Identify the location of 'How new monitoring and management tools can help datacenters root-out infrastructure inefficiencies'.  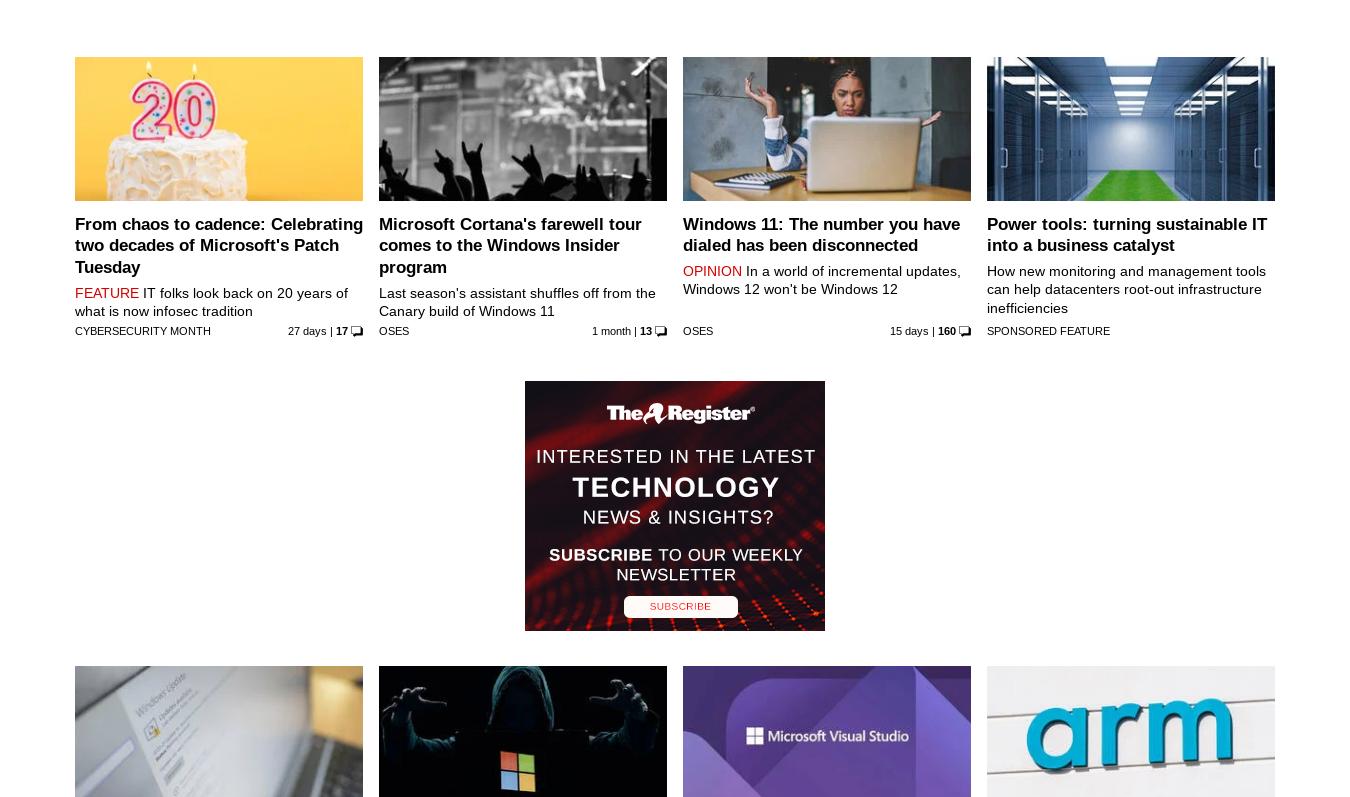
(1125, 288).